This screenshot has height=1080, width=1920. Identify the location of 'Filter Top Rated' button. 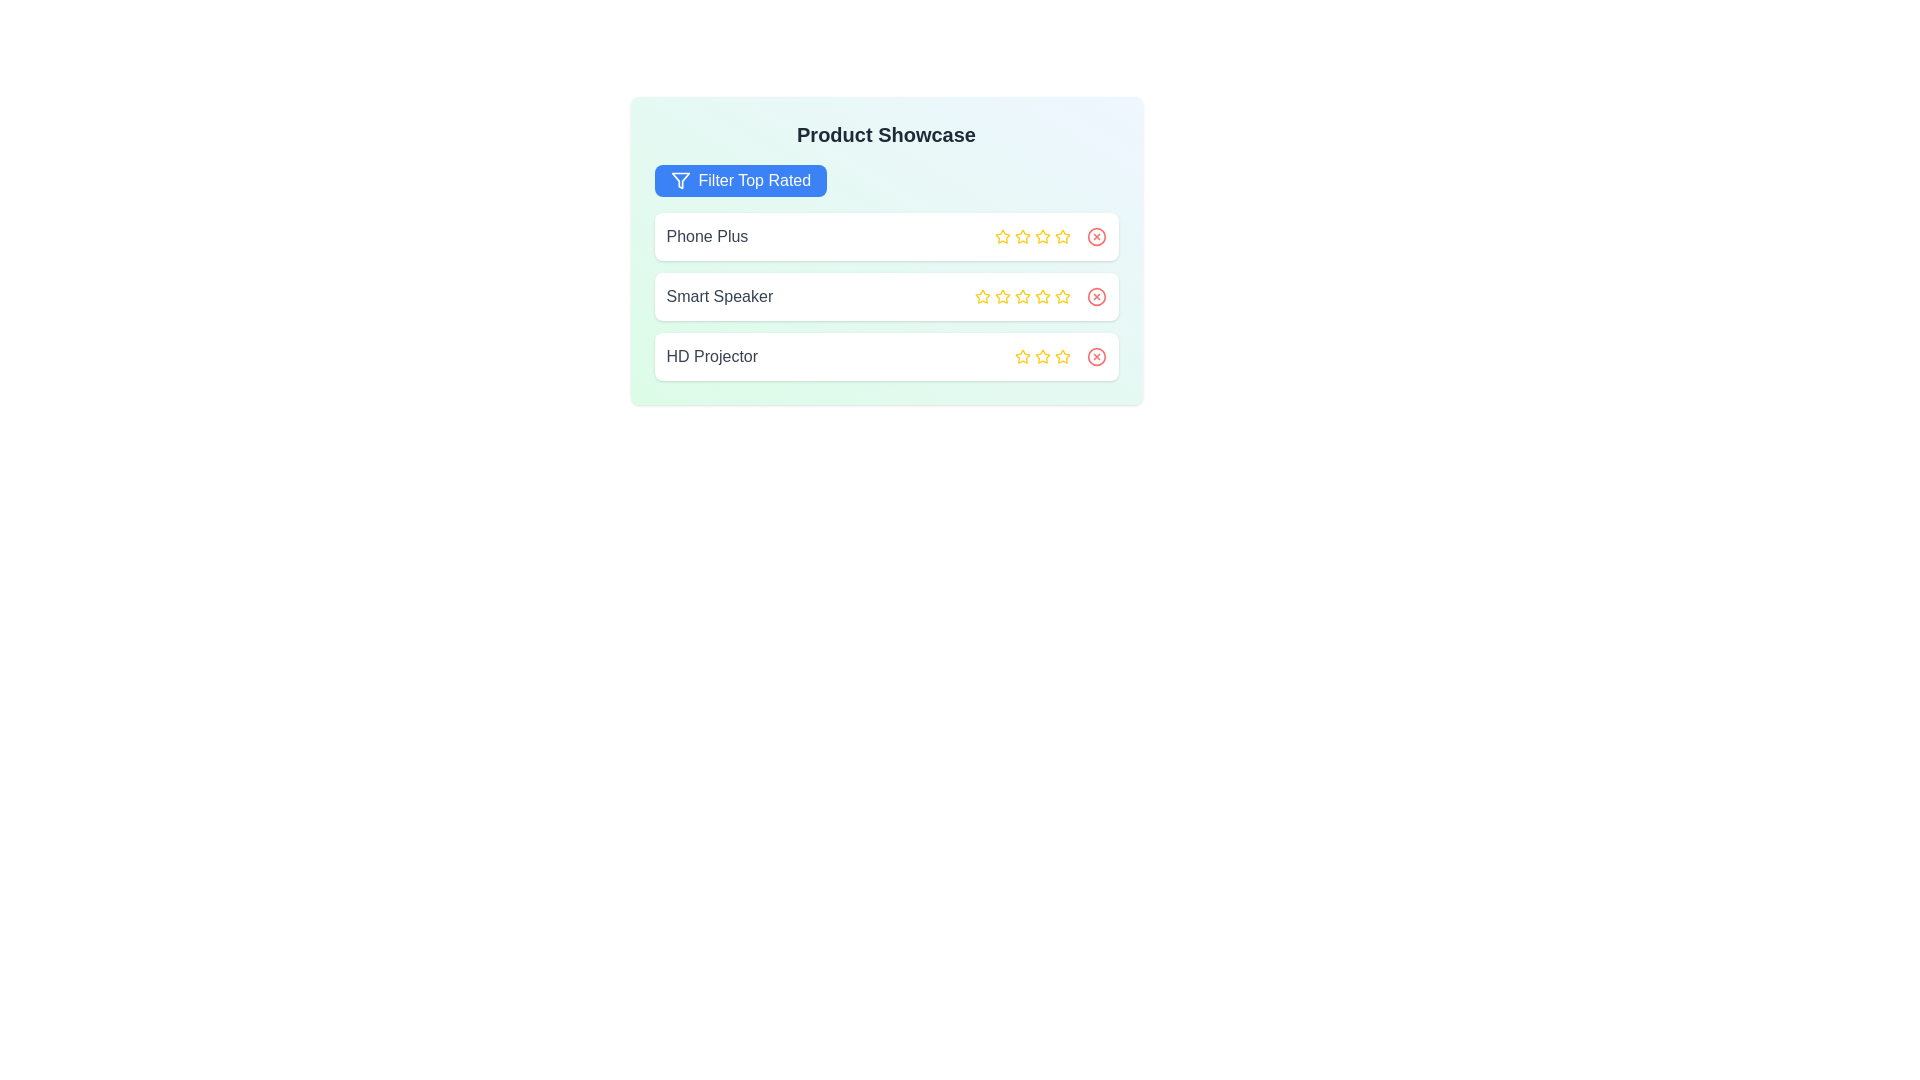
(739, 181).